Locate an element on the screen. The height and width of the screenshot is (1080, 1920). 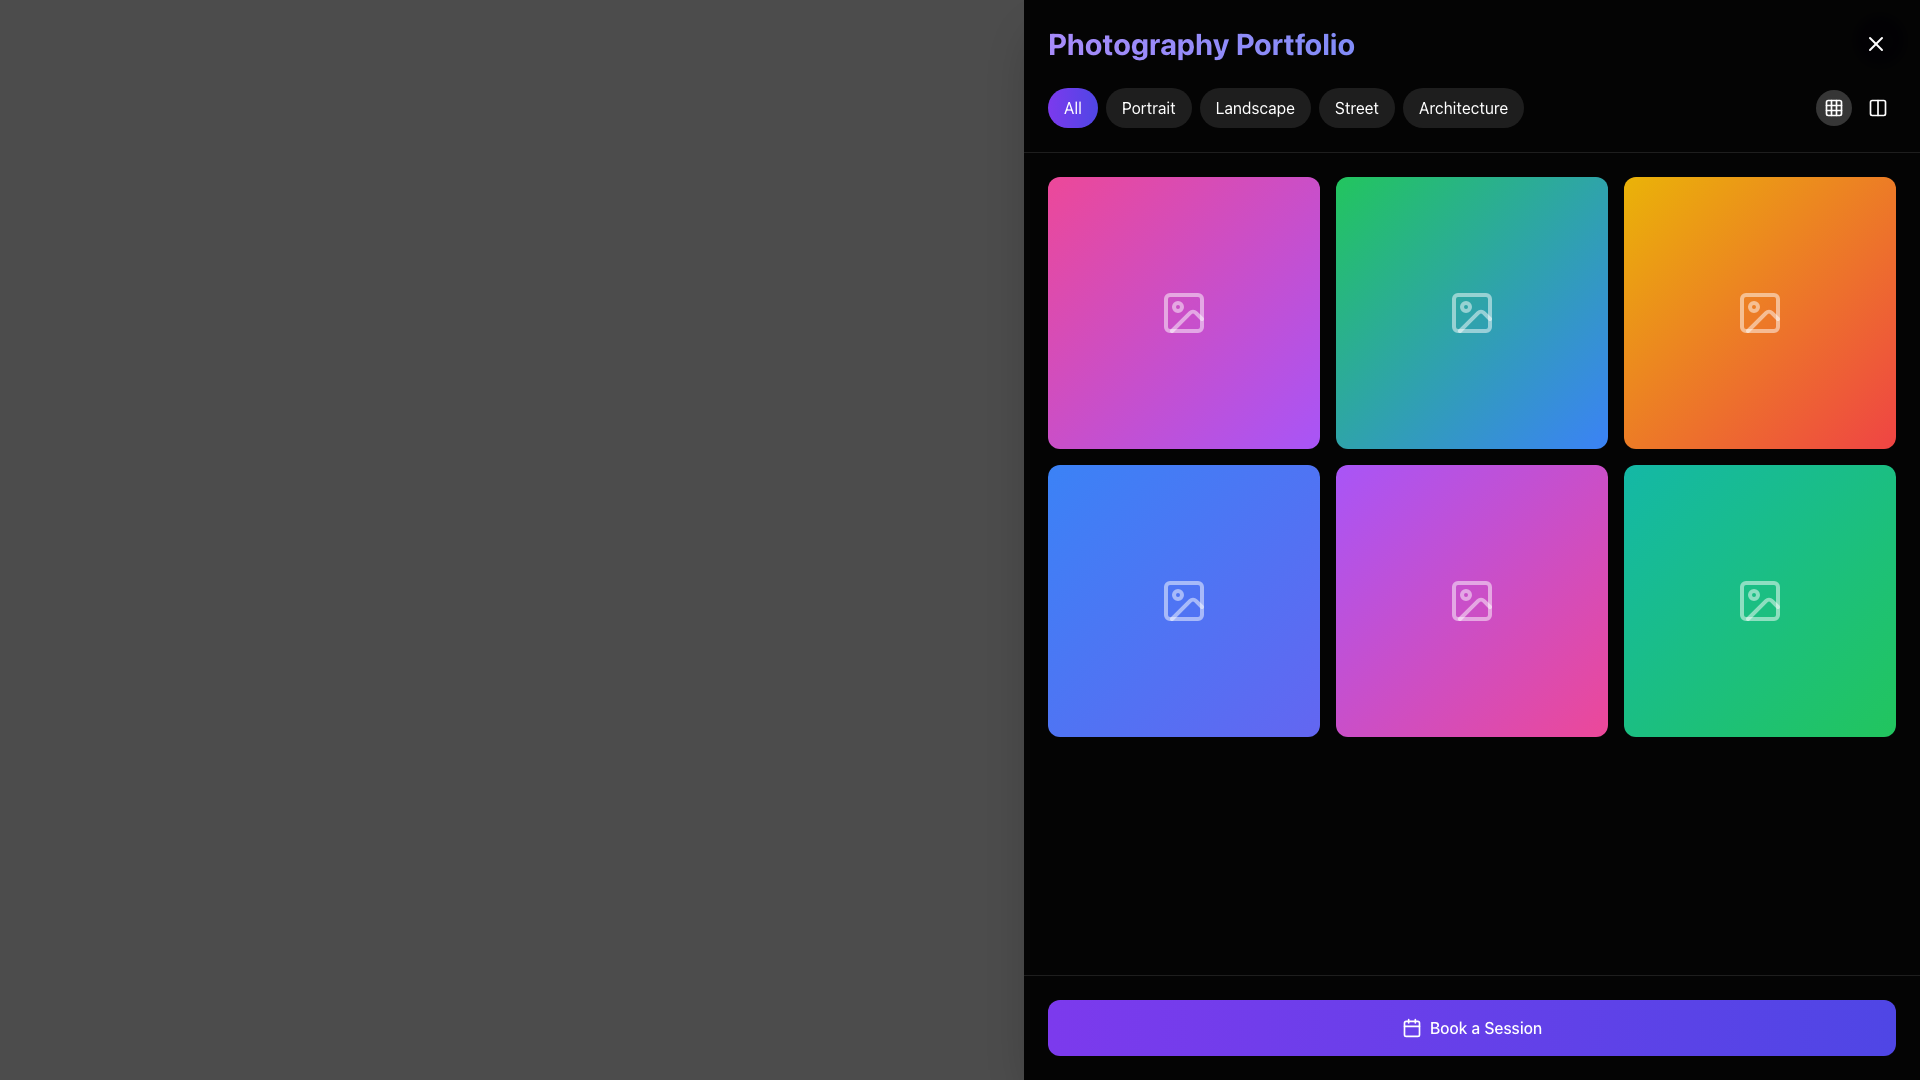
the centrally aligned icon in the second card of the second row within the 3x3 grid layout on the right pane is located at coordinates (1184, 600).